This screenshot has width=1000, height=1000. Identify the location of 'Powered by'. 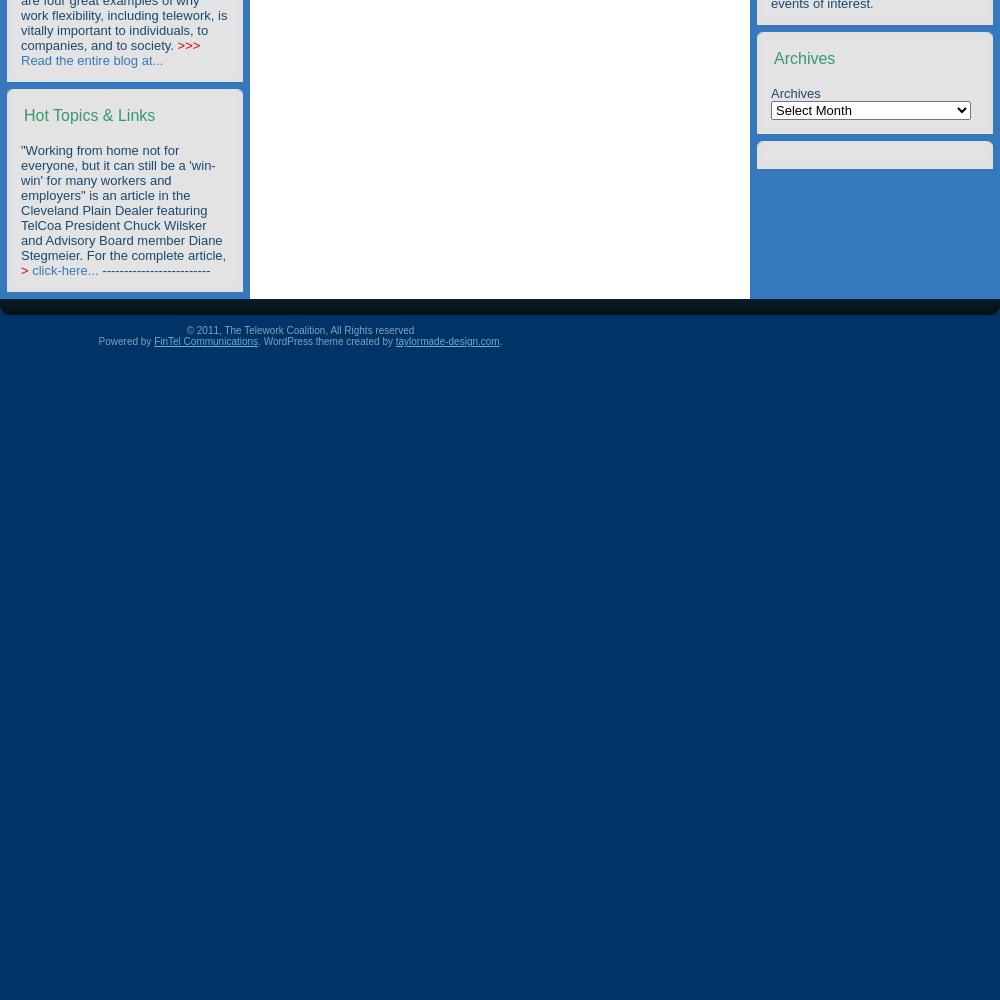
(97, 340).